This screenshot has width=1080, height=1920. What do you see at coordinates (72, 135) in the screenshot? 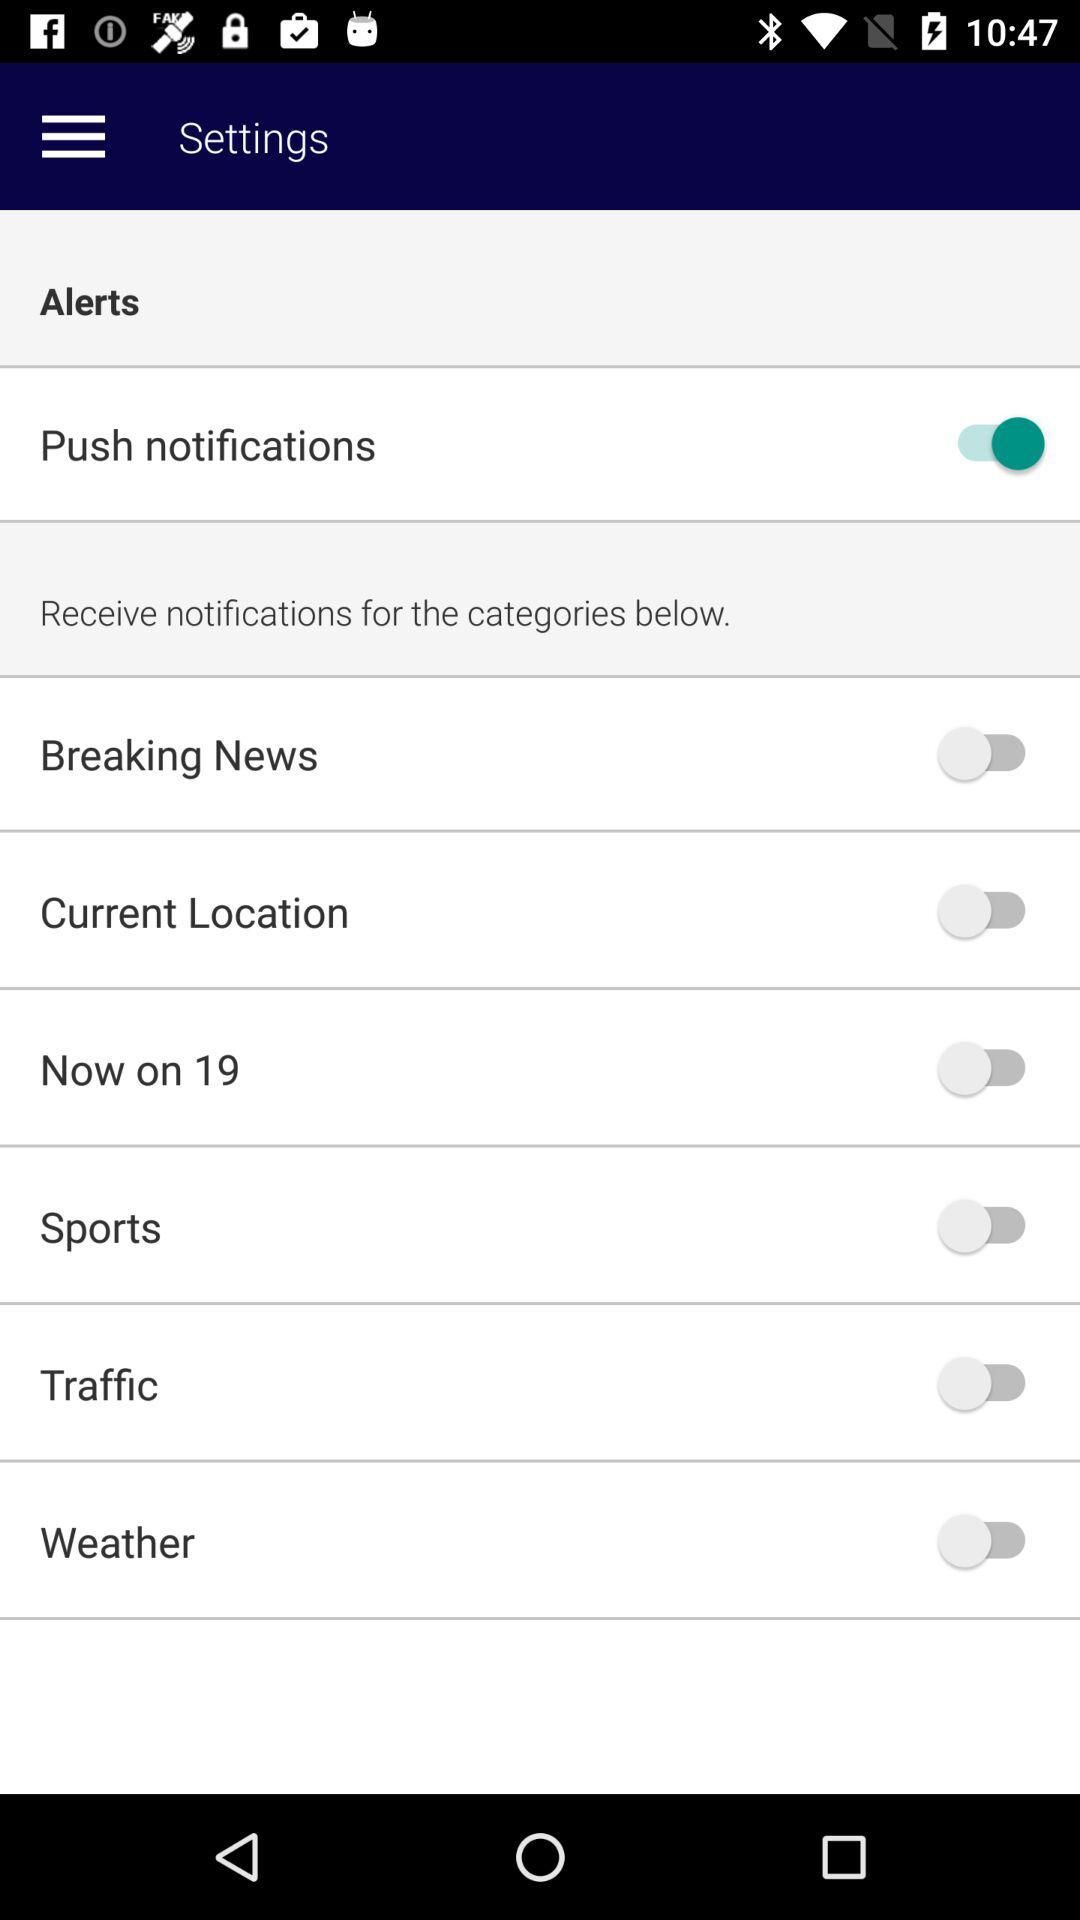
I see `menu` at bounding box center [72, 135].